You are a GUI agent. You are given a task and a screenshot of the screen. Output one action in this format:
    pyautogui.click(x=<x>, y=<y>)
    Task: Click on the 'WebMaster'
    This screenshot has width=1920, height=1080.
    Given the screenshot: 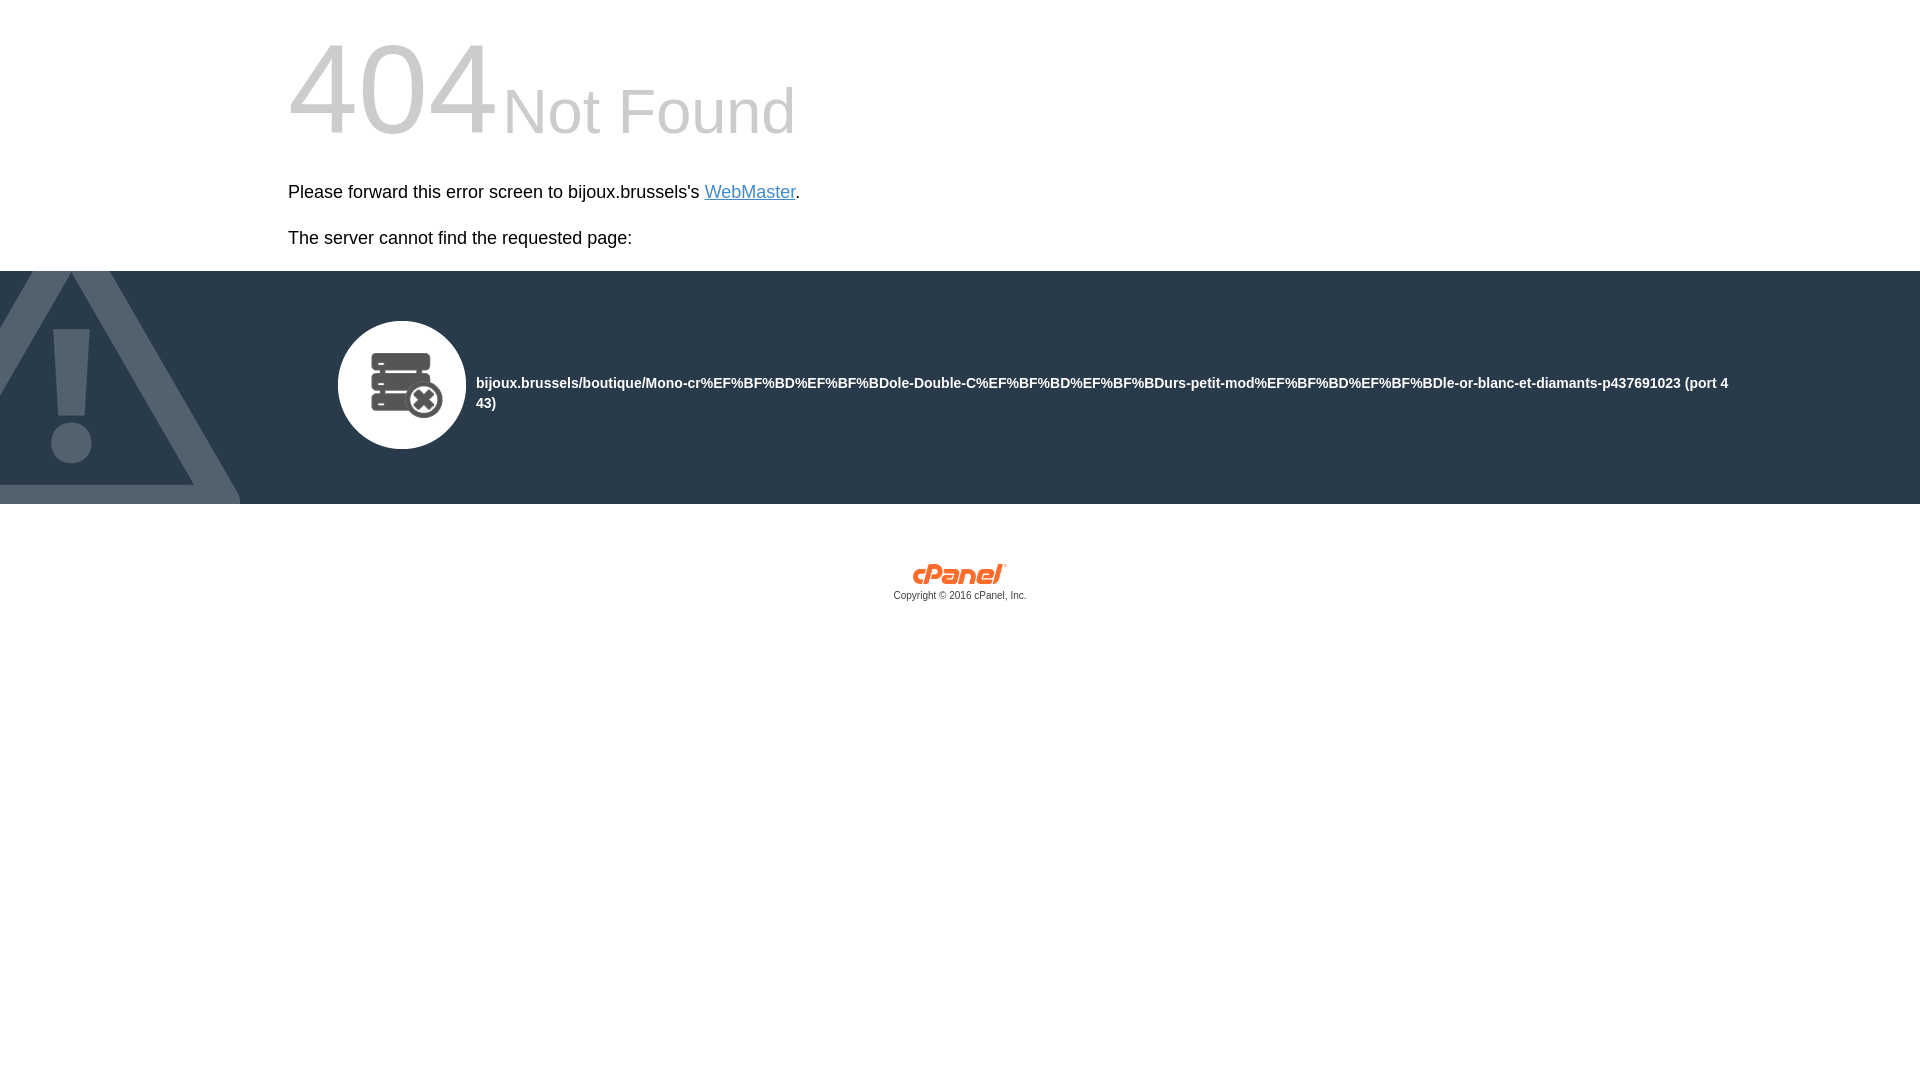 What is the action you would take?
    pyautogui.click(x=749, y=192)
    